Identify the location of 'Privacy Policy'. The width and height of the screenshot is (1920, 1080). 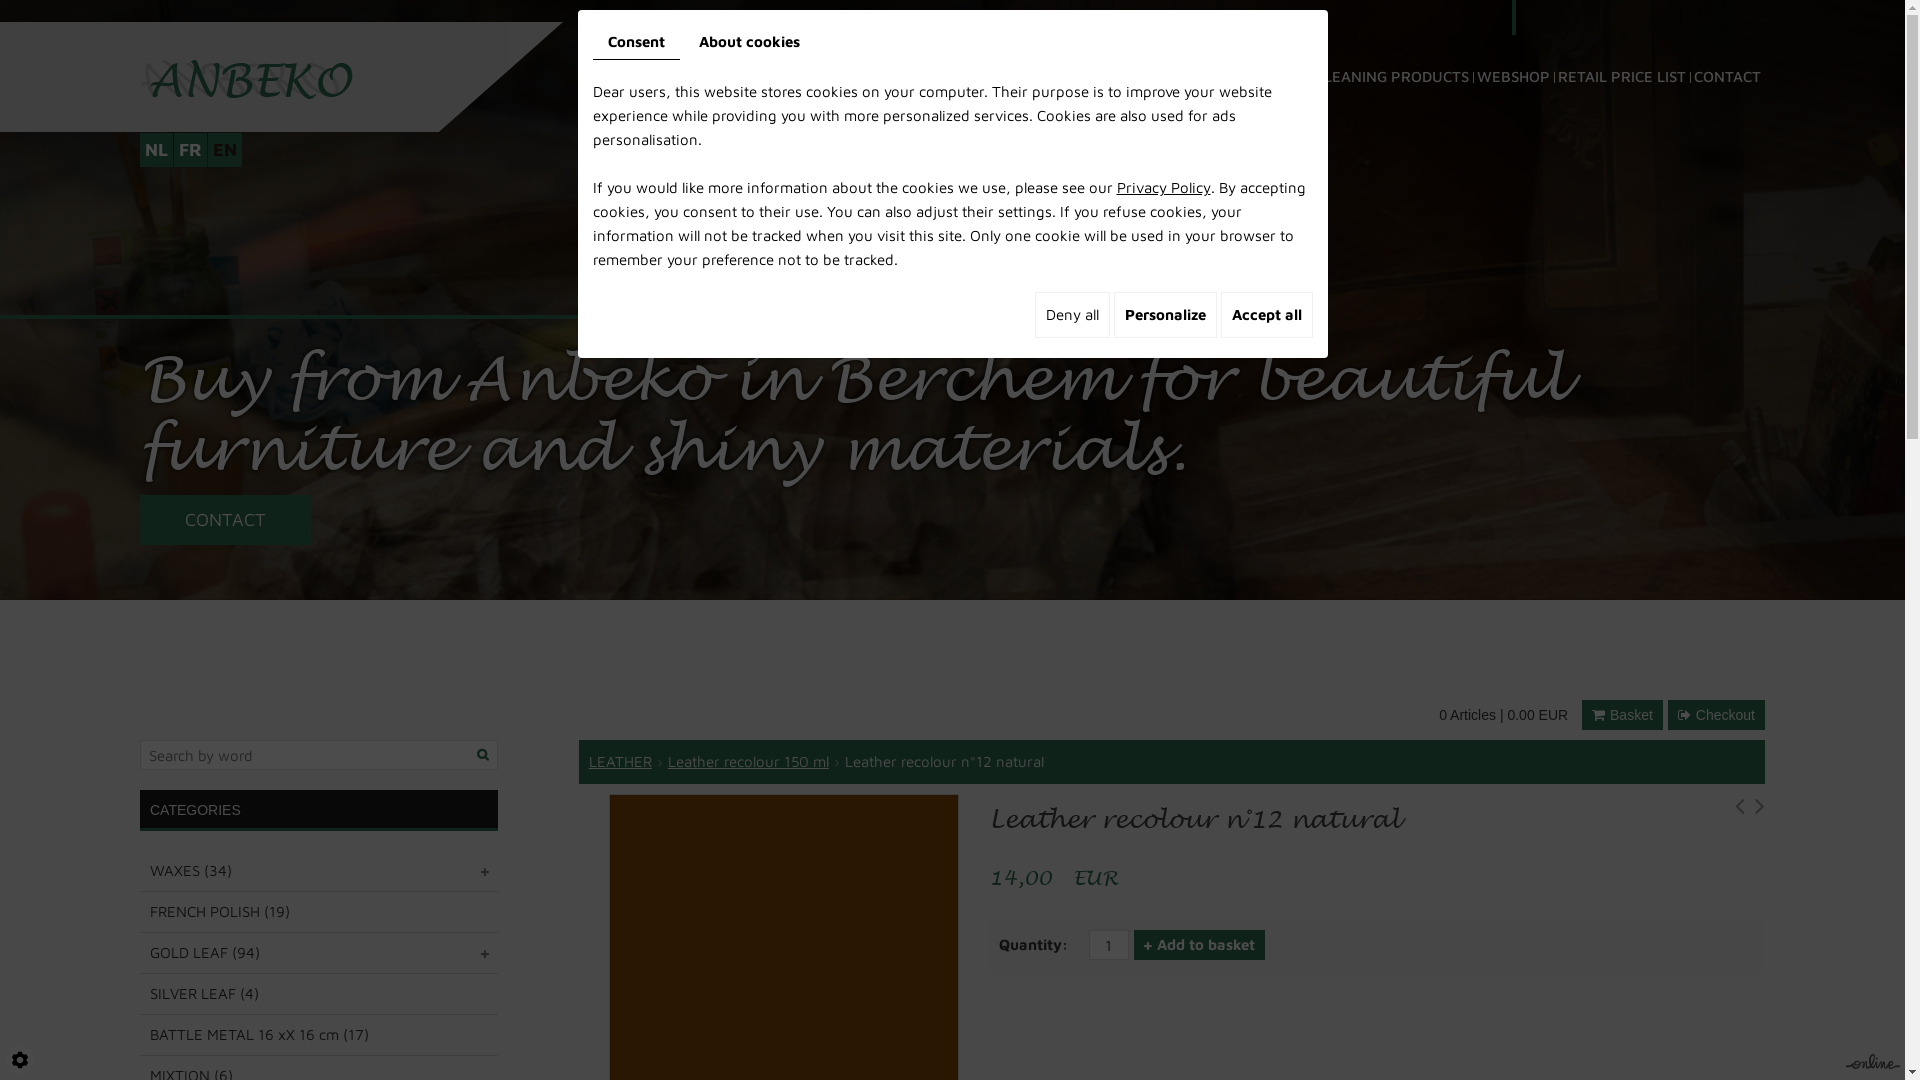
(1162, 187).